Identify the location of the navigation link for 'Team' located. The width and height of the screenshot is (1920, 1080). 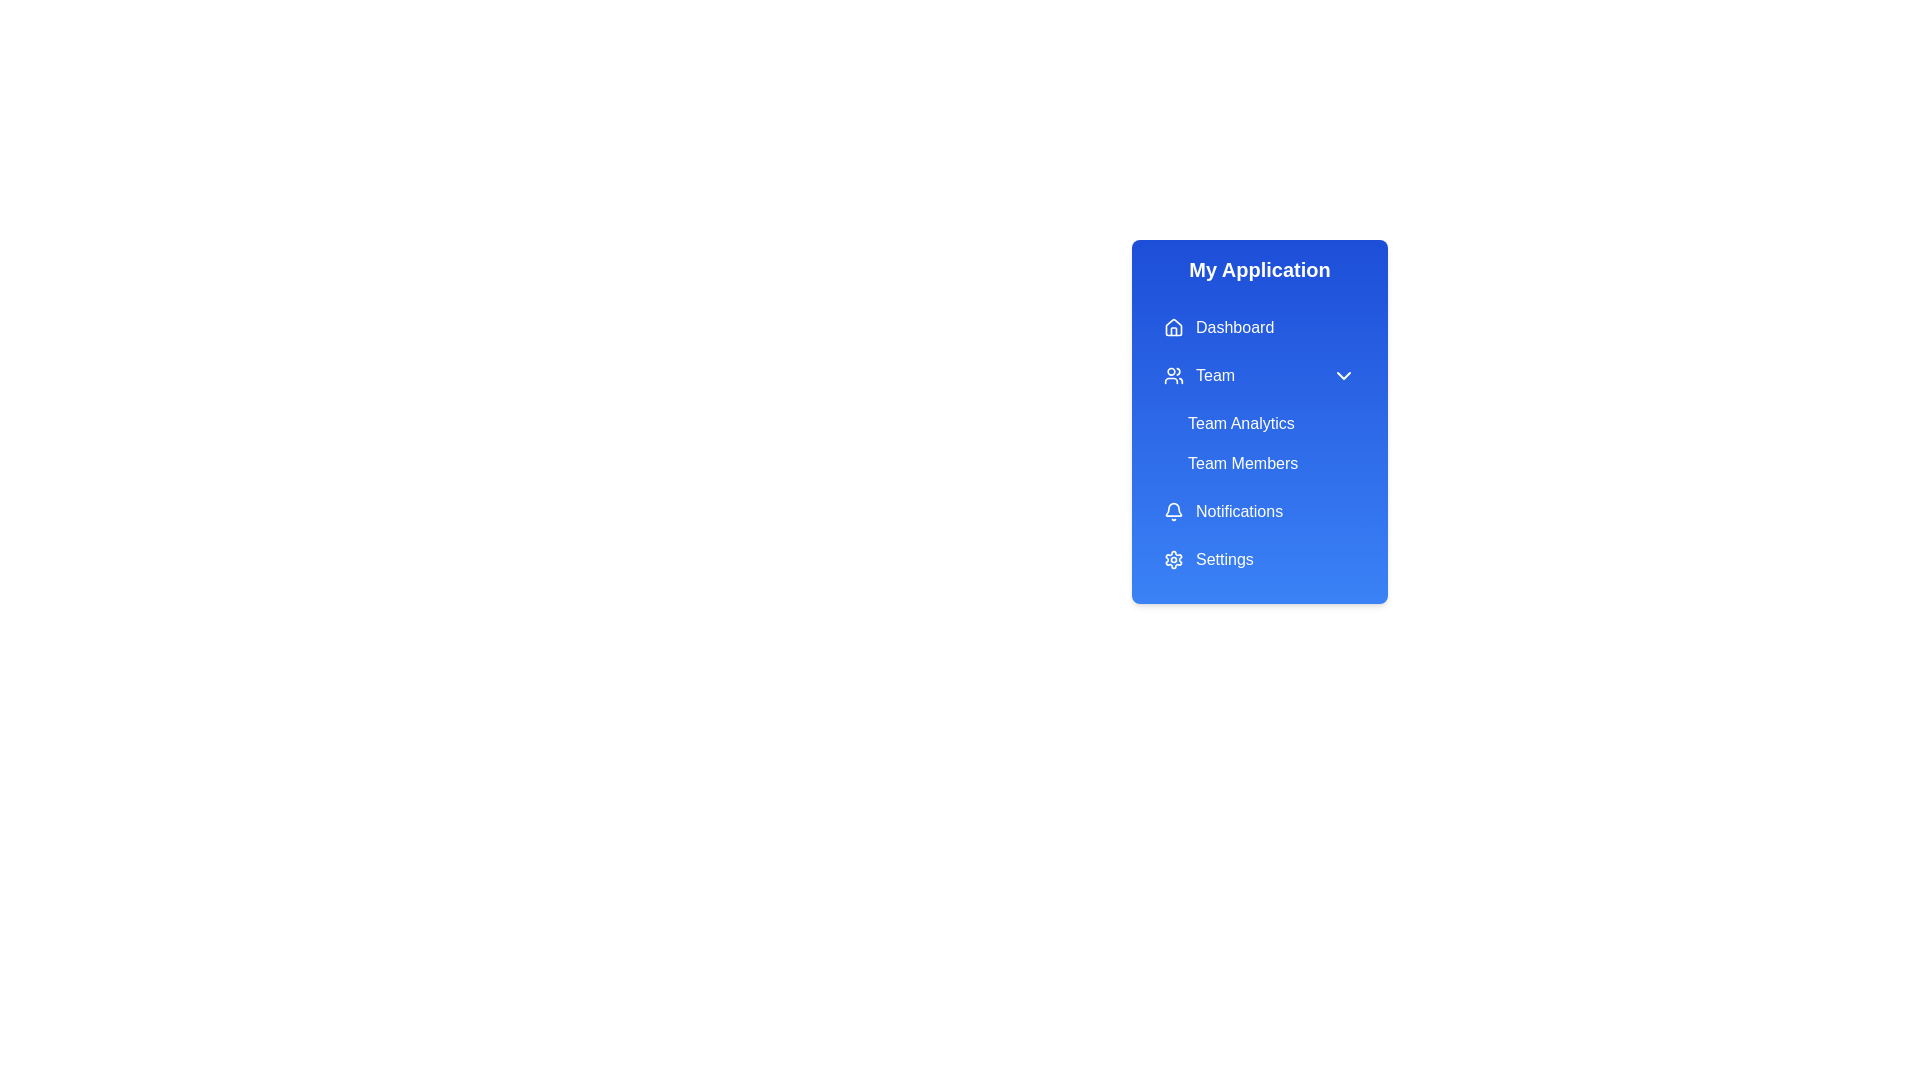
(1199, 375).